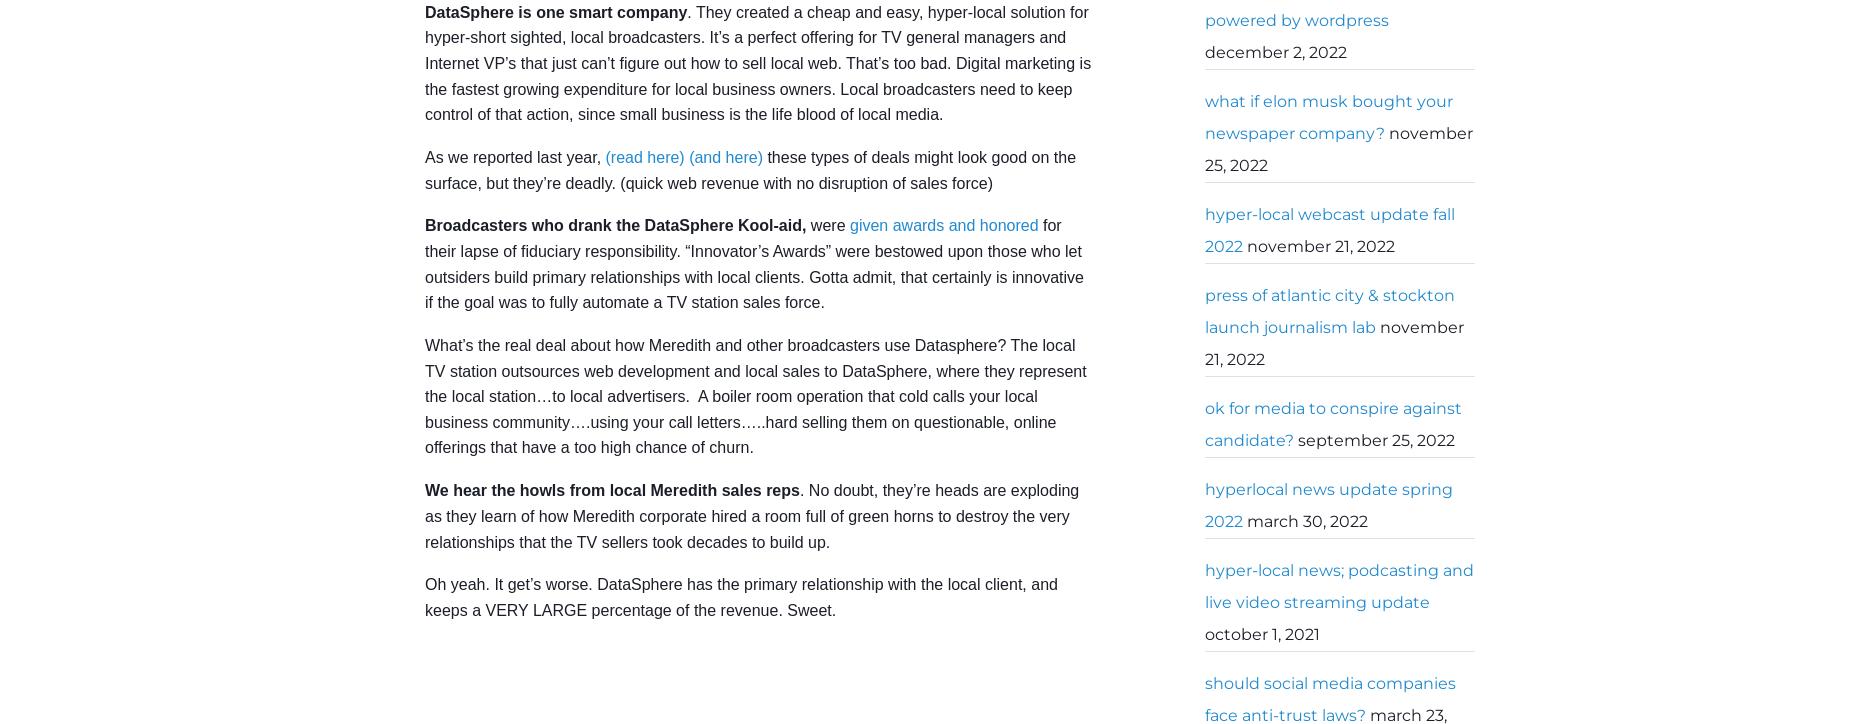 The height and width of the screenshot is (724, 1850). I want to click on '(and here)', so click(725, 155).